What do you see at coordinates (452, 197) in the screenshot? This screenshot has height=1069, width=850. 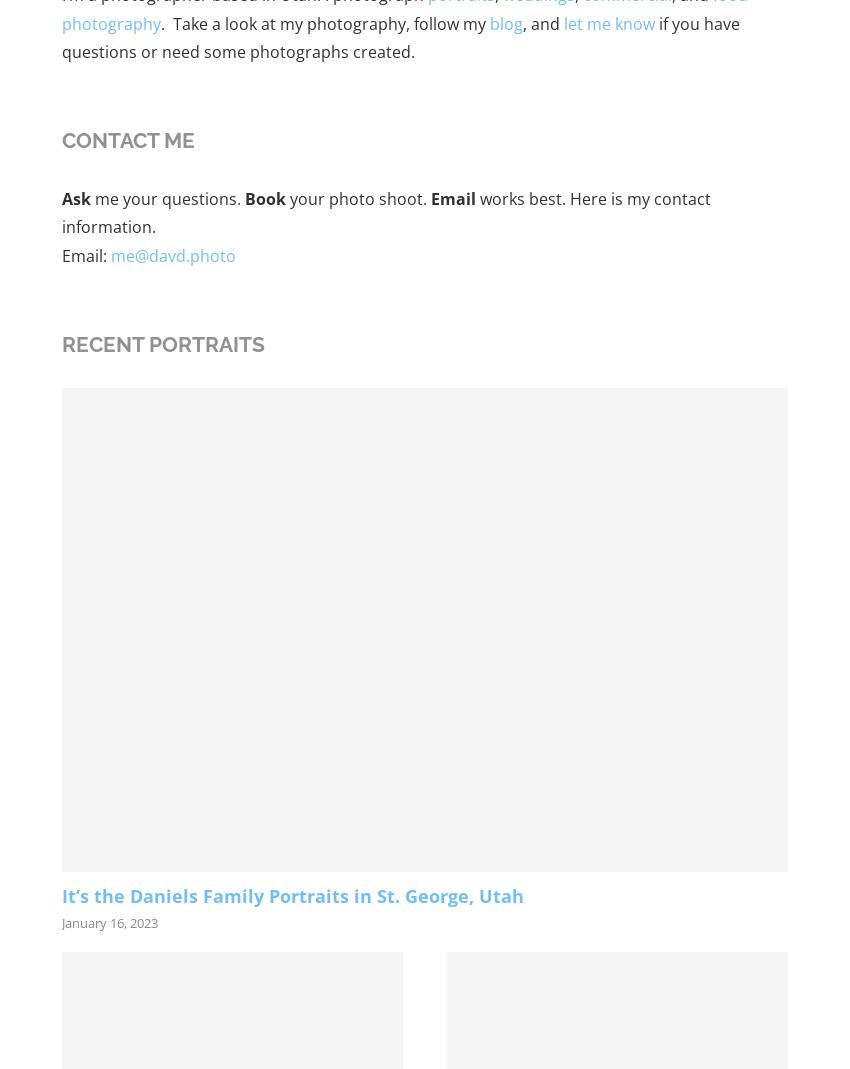 I see `'Email'` at bounding box center [452, 197].